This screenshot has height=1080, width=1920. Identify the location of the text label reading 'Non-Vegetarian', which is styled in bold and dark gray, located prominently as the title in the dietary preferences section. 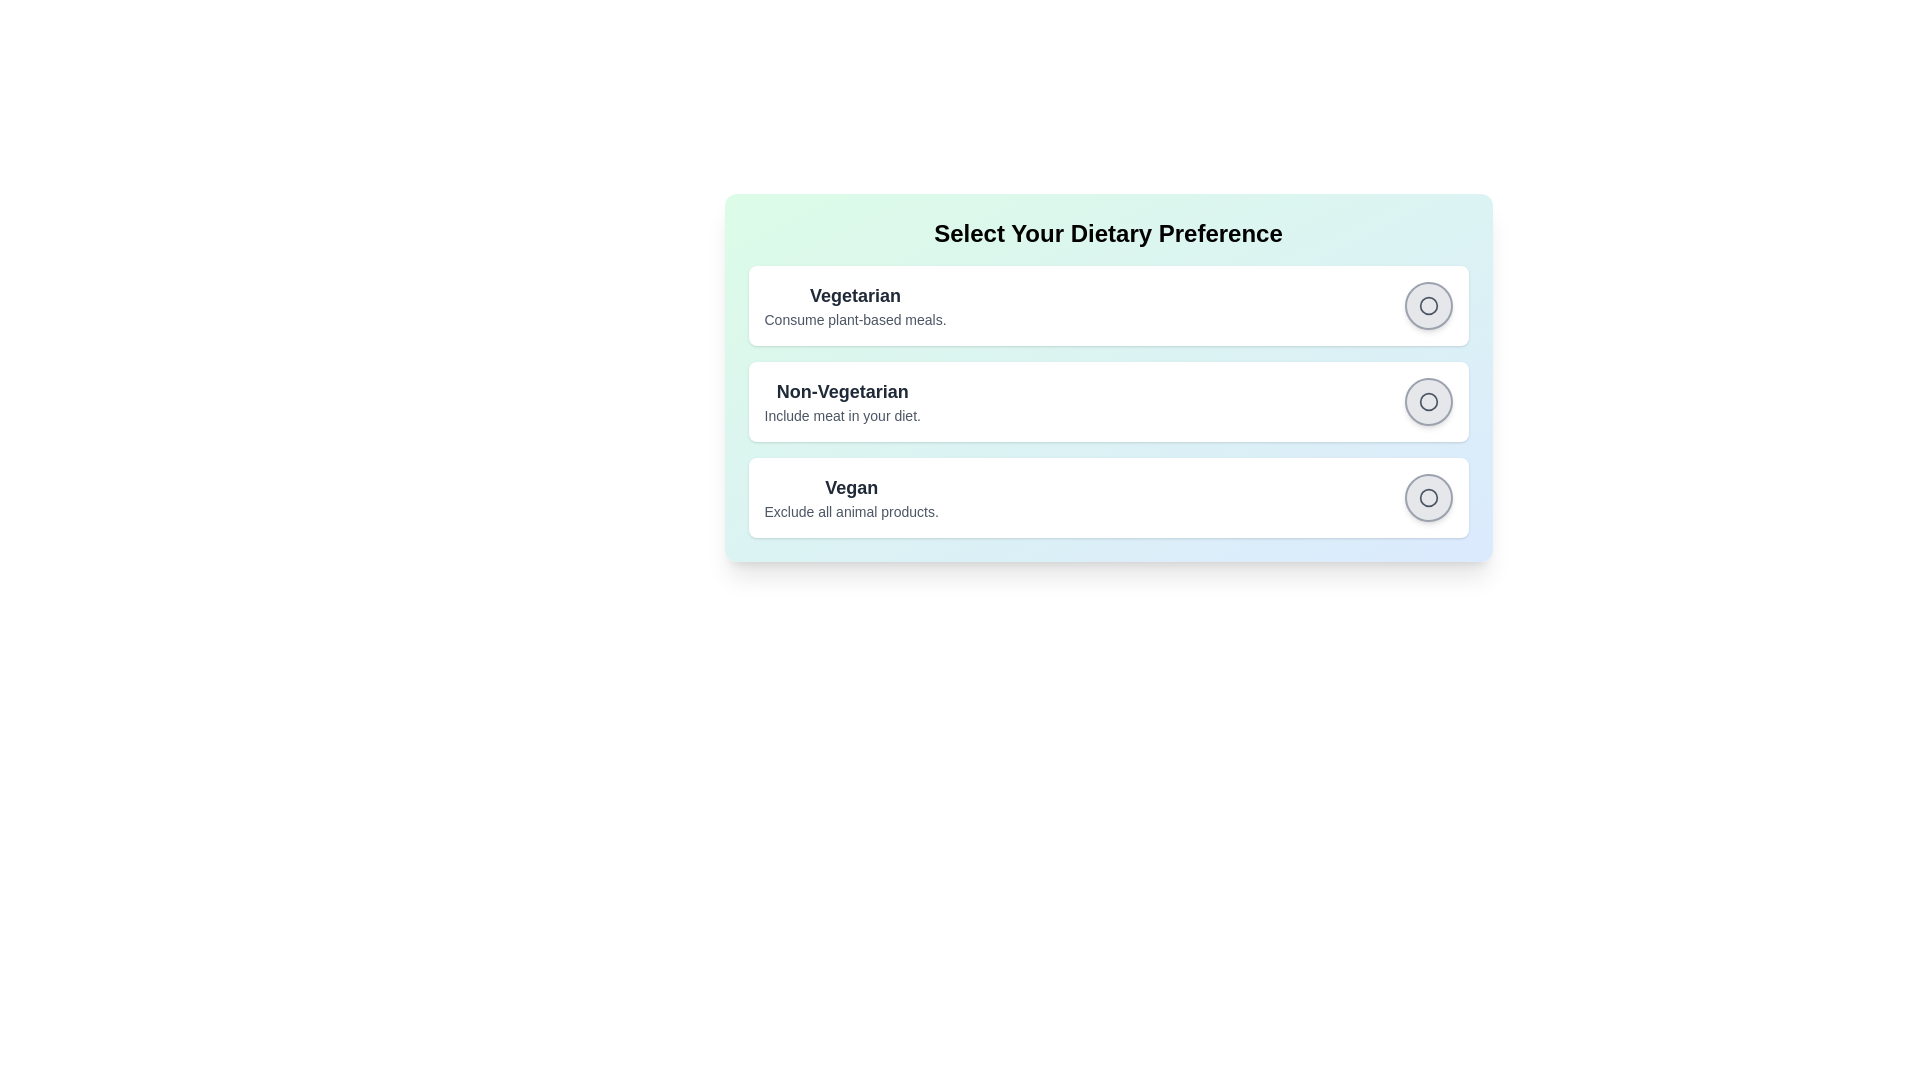
(842, 392).